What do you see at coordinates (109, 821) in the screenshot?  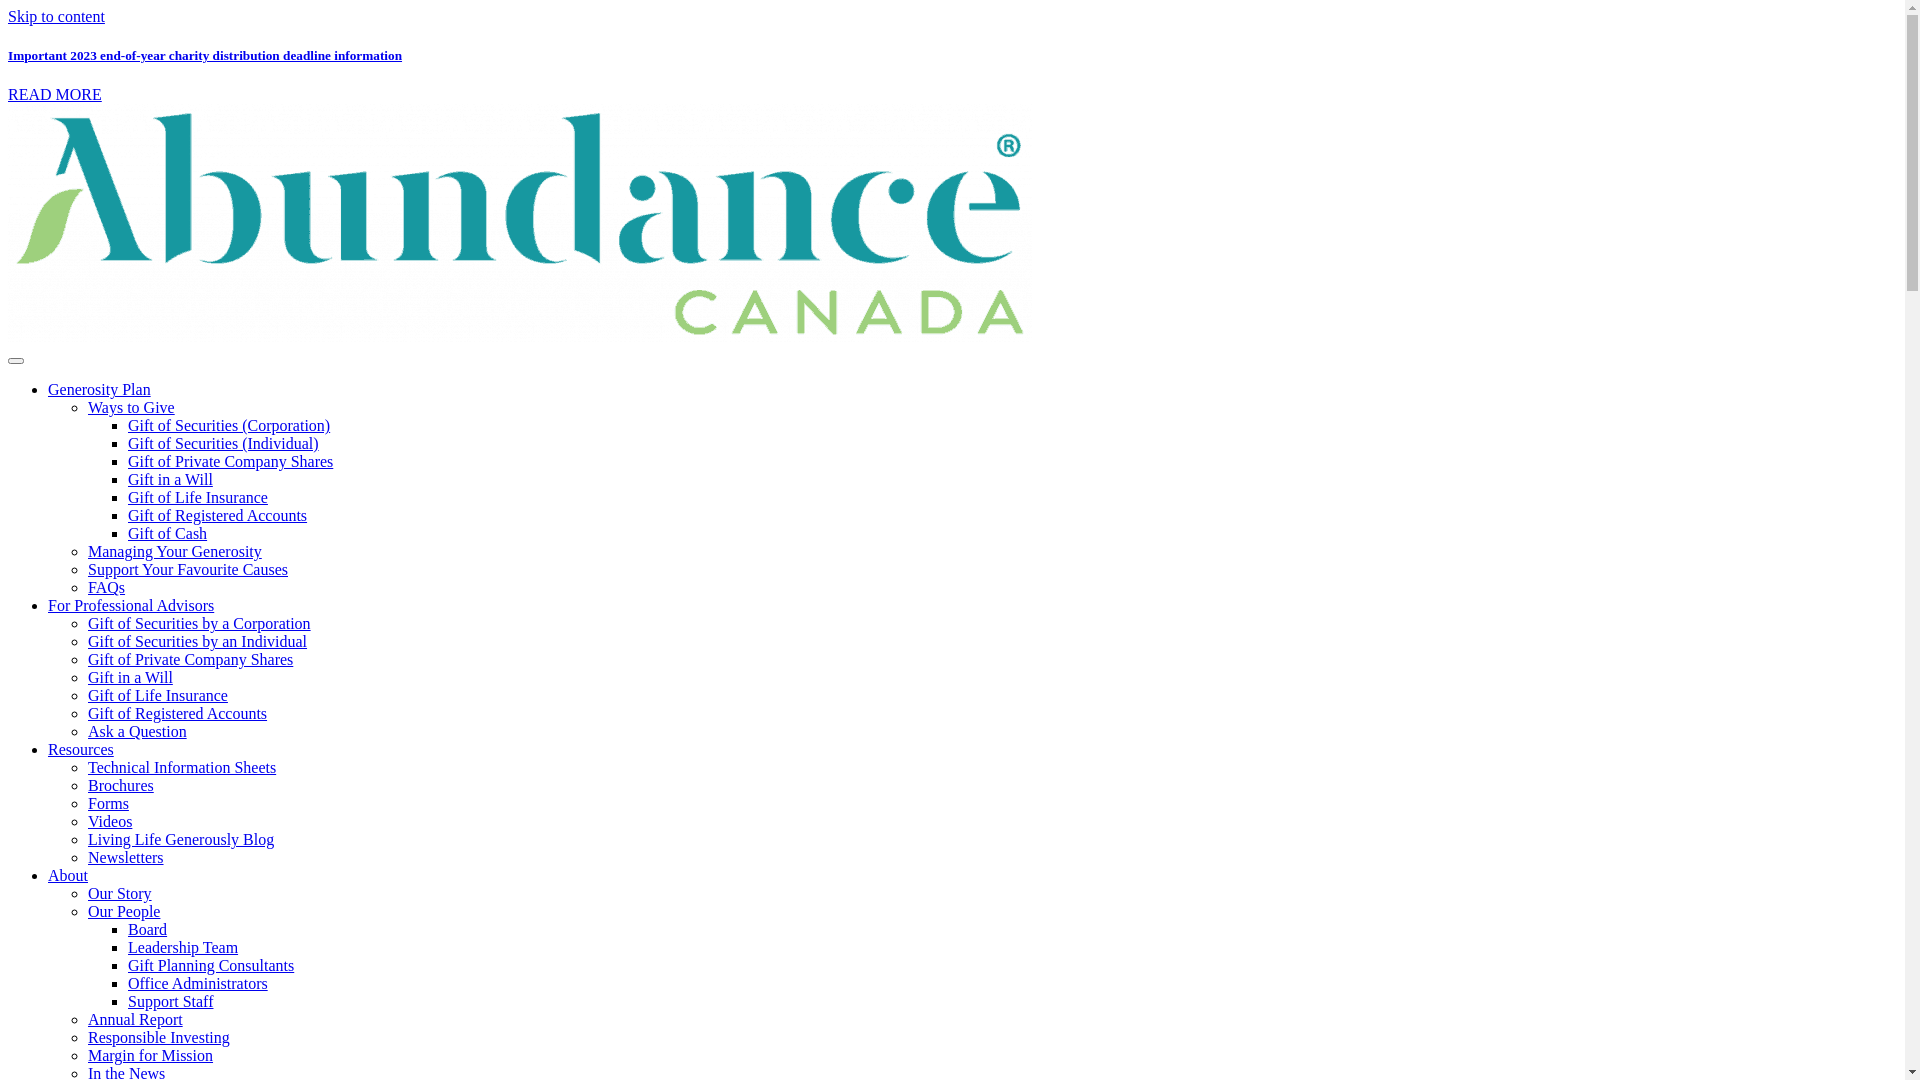 I see `'Videos'` at bounding box center [109, 821].